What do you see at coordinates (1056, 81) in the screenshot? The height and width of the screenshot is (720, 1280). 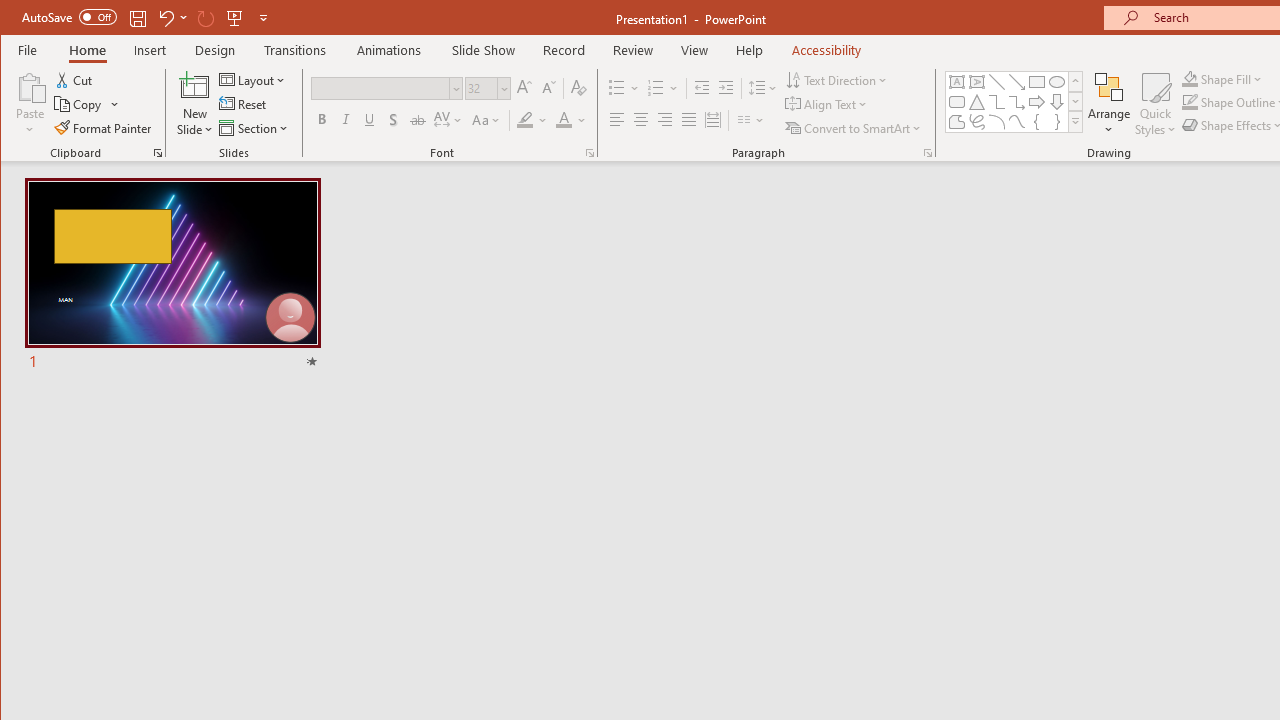 I see `'Oval'` at bounding box center [1056, 81].